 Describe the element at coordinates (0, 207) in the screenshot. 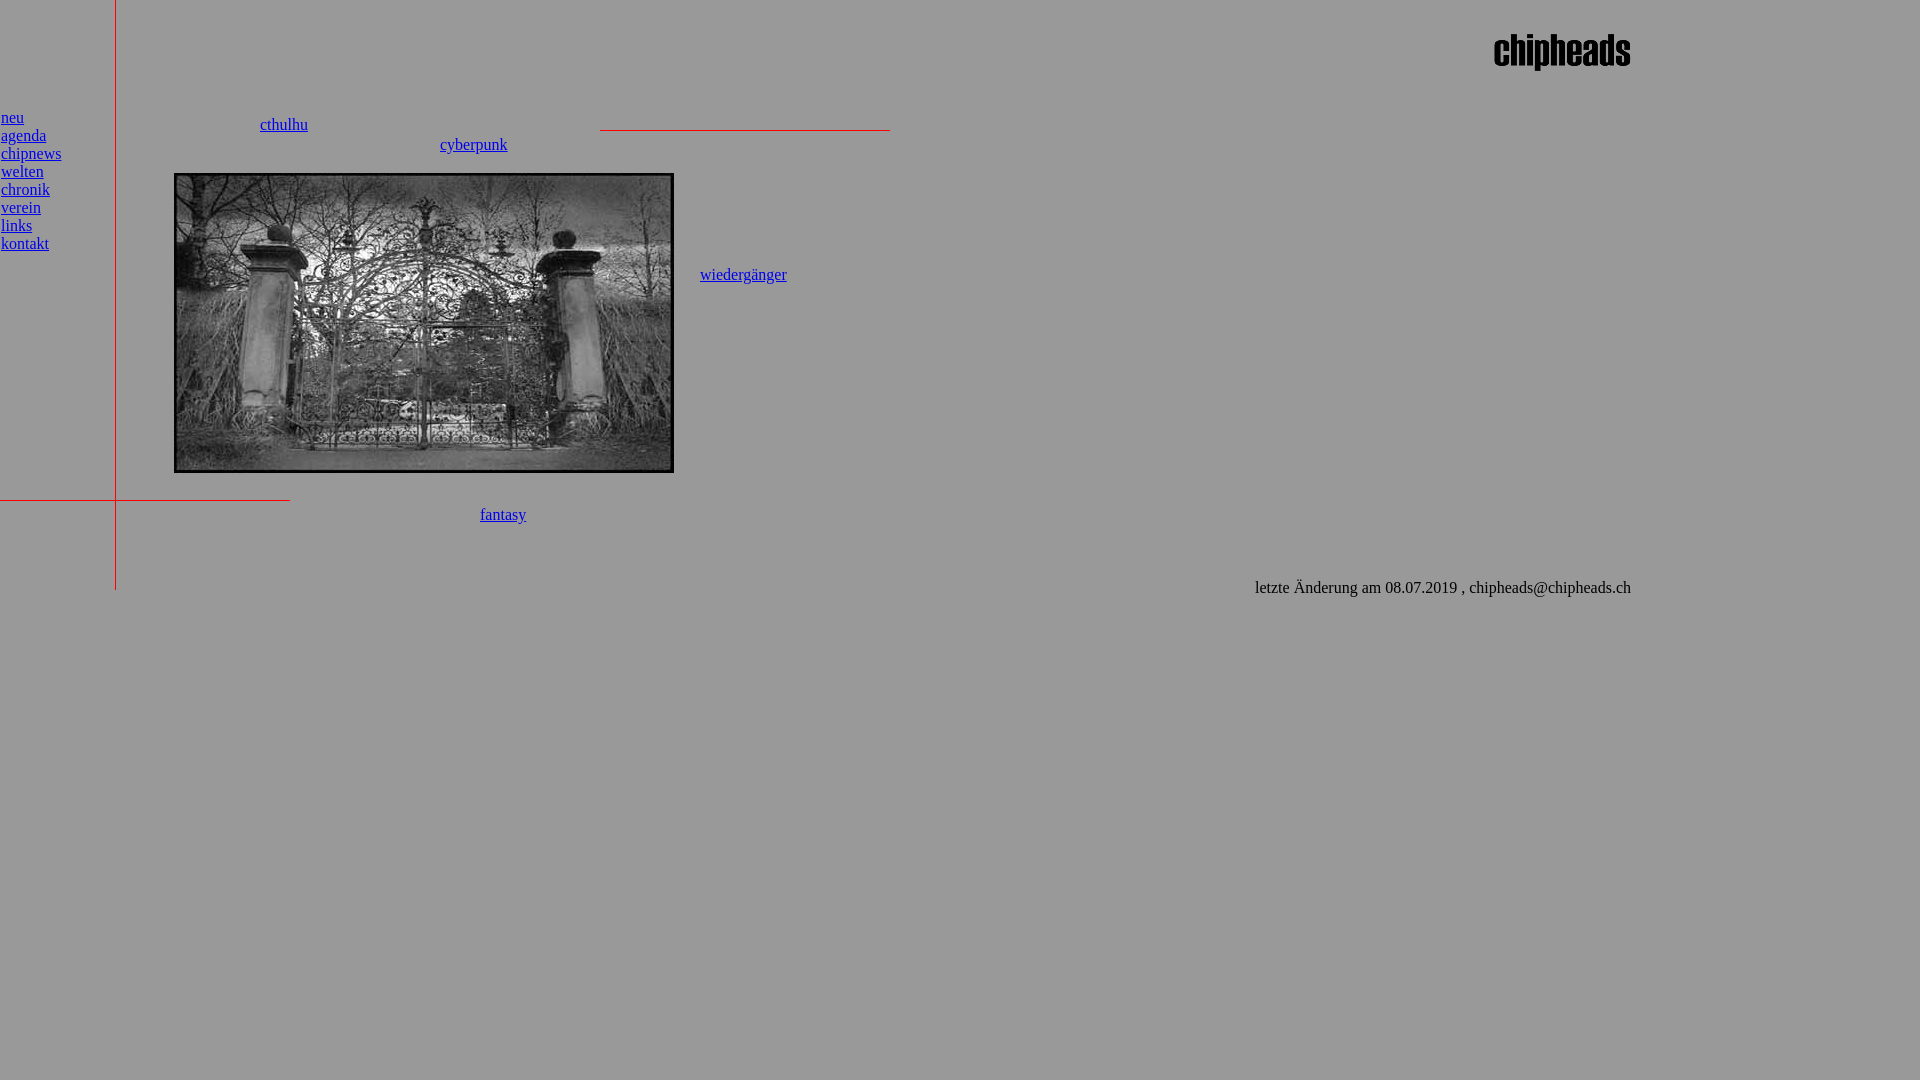

I see `'verein'` at that location.